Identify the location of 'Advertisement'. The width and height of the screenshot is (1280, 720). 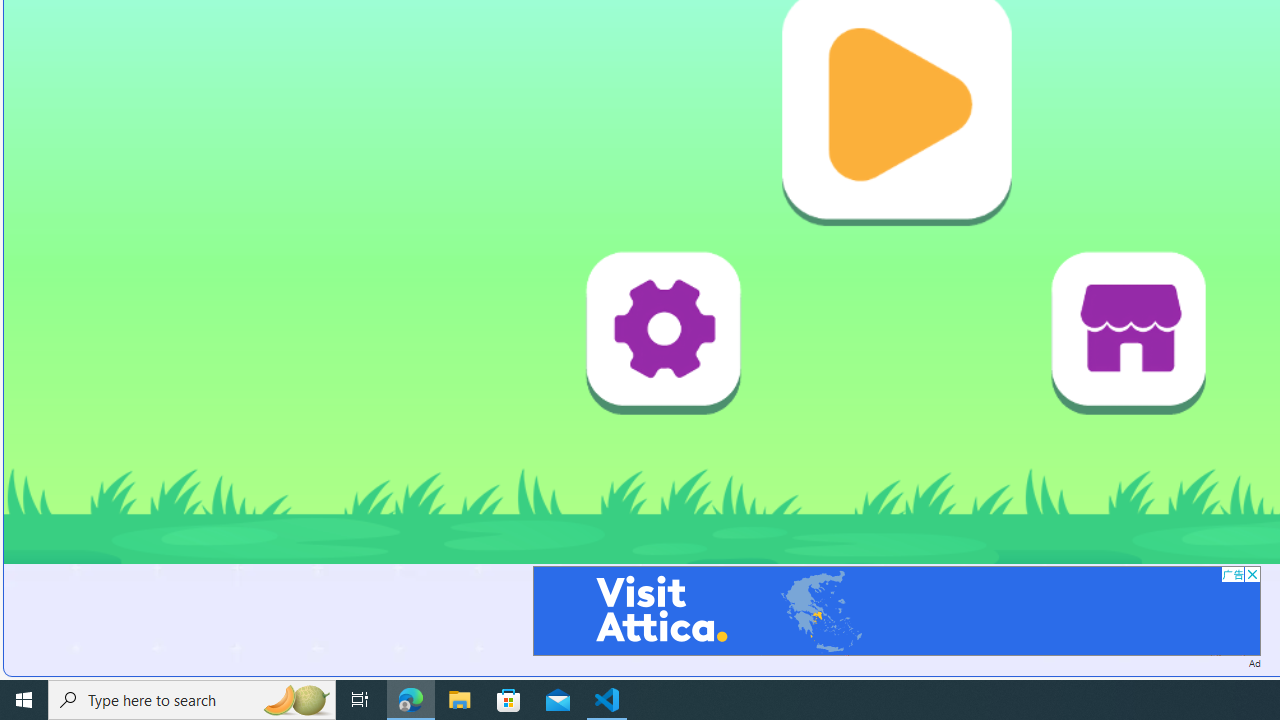
(895, 609).